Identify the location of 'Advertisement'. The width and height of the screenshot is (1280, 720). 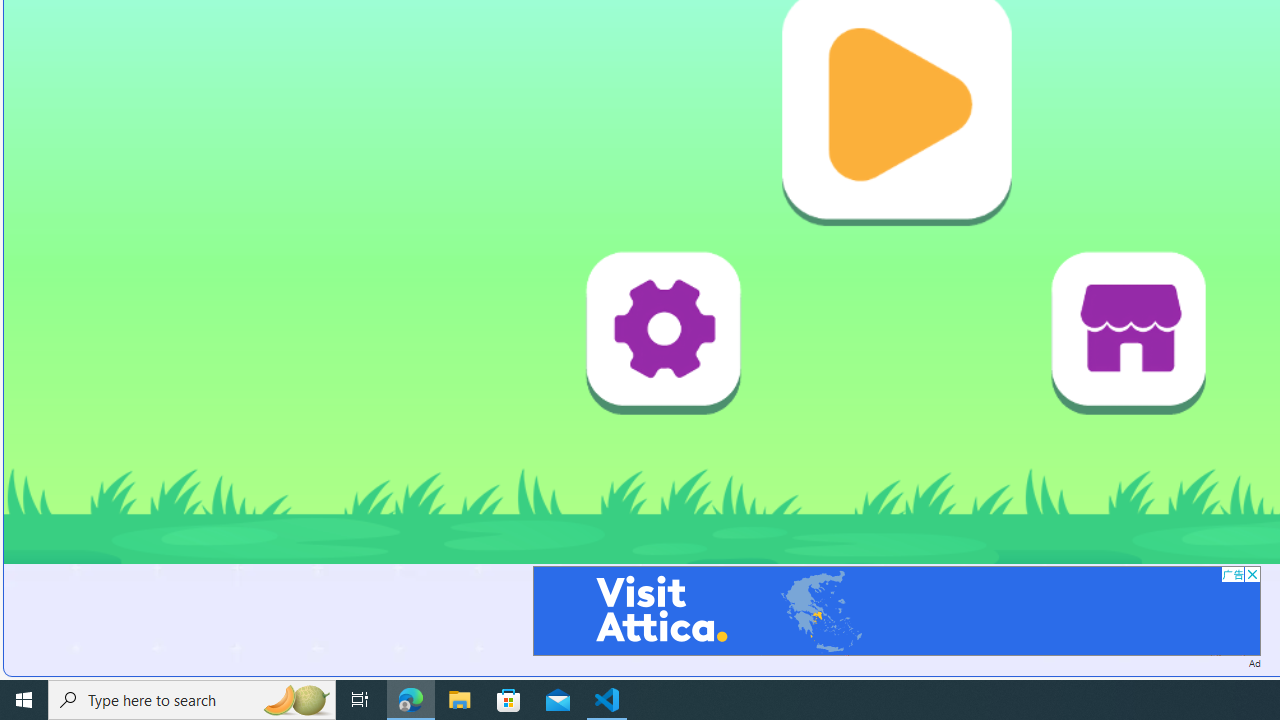
(895, 609).